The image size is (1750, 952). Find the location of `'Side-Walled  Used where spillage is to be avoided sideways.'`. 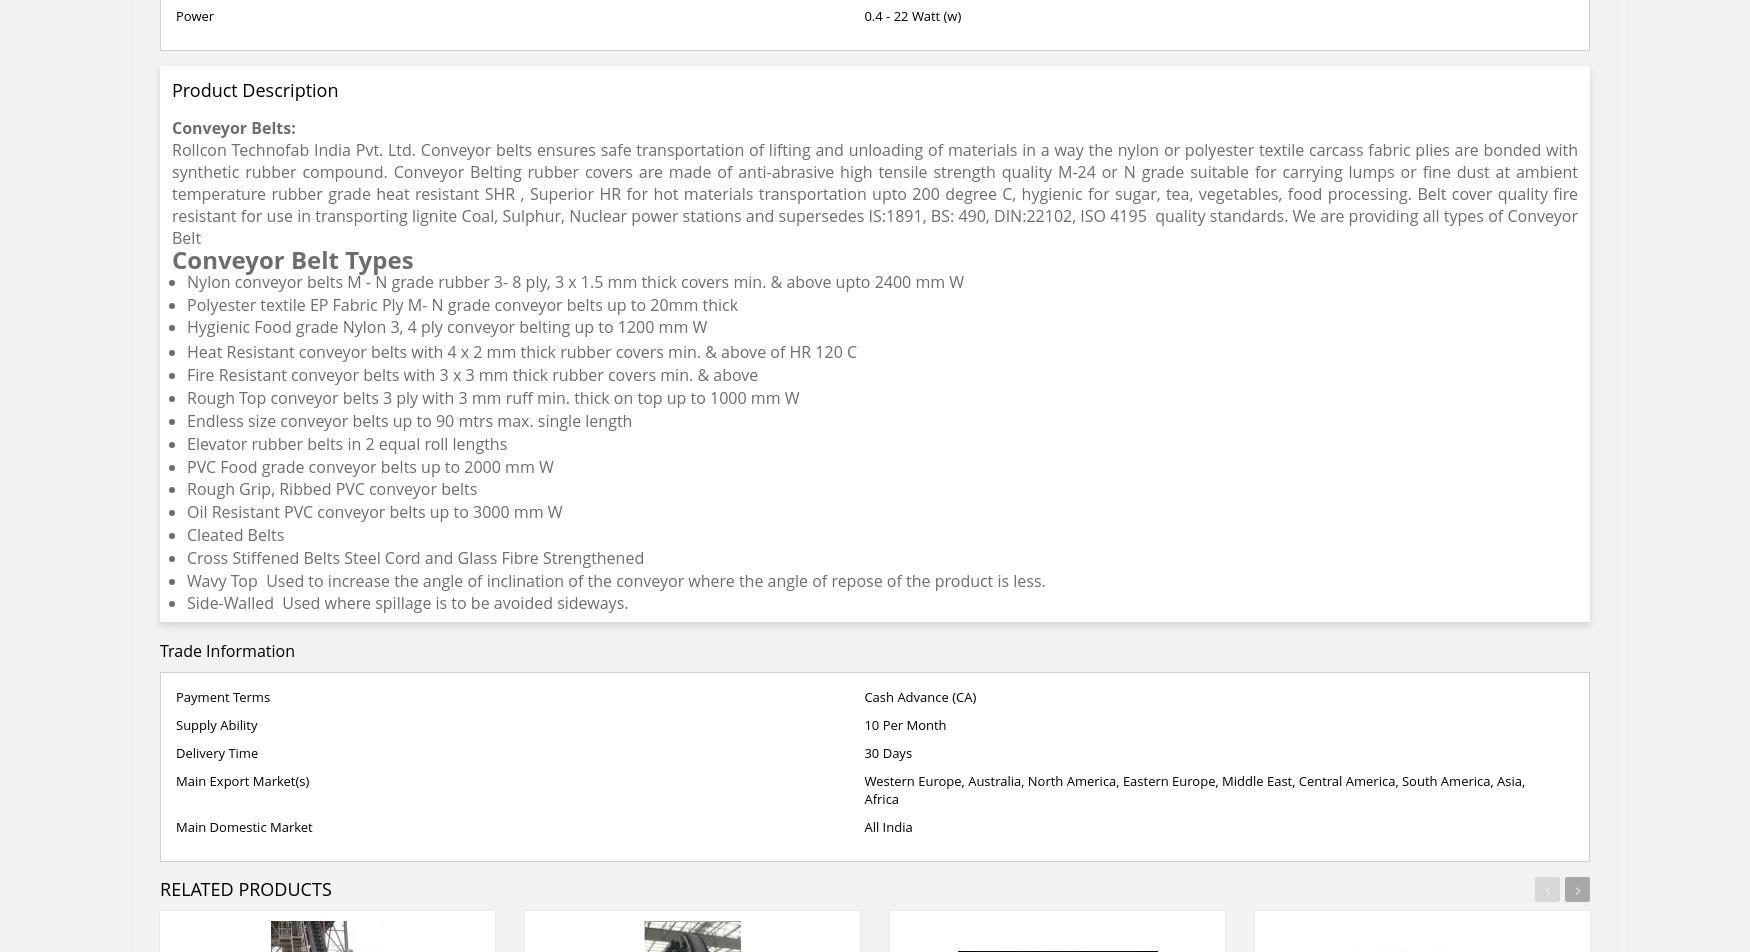

'Side-Walled  Used where spillage is to be avoided sideways.' is located at coordinates (186, 602).